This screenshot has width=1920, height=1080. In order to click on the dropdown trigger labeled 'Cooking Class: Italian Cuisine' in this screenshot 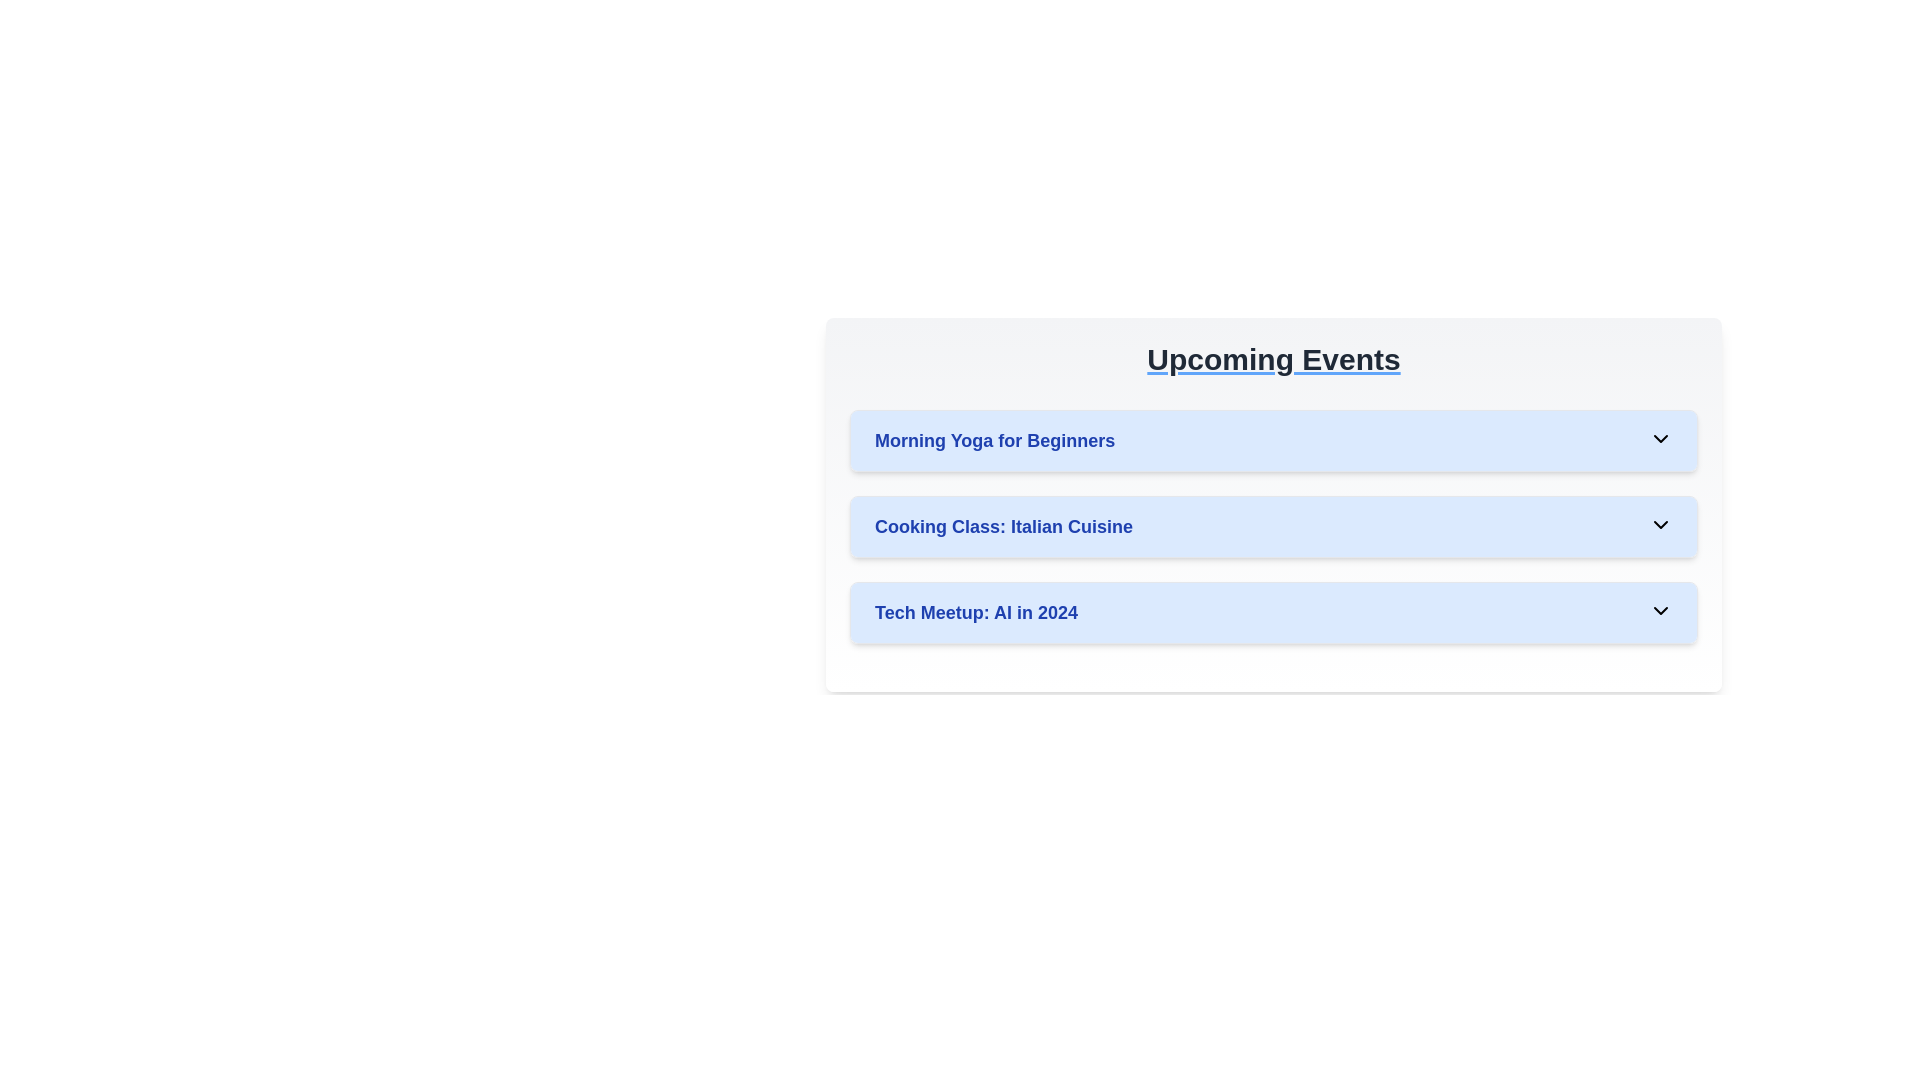, I will do `click(1272, 526)`.